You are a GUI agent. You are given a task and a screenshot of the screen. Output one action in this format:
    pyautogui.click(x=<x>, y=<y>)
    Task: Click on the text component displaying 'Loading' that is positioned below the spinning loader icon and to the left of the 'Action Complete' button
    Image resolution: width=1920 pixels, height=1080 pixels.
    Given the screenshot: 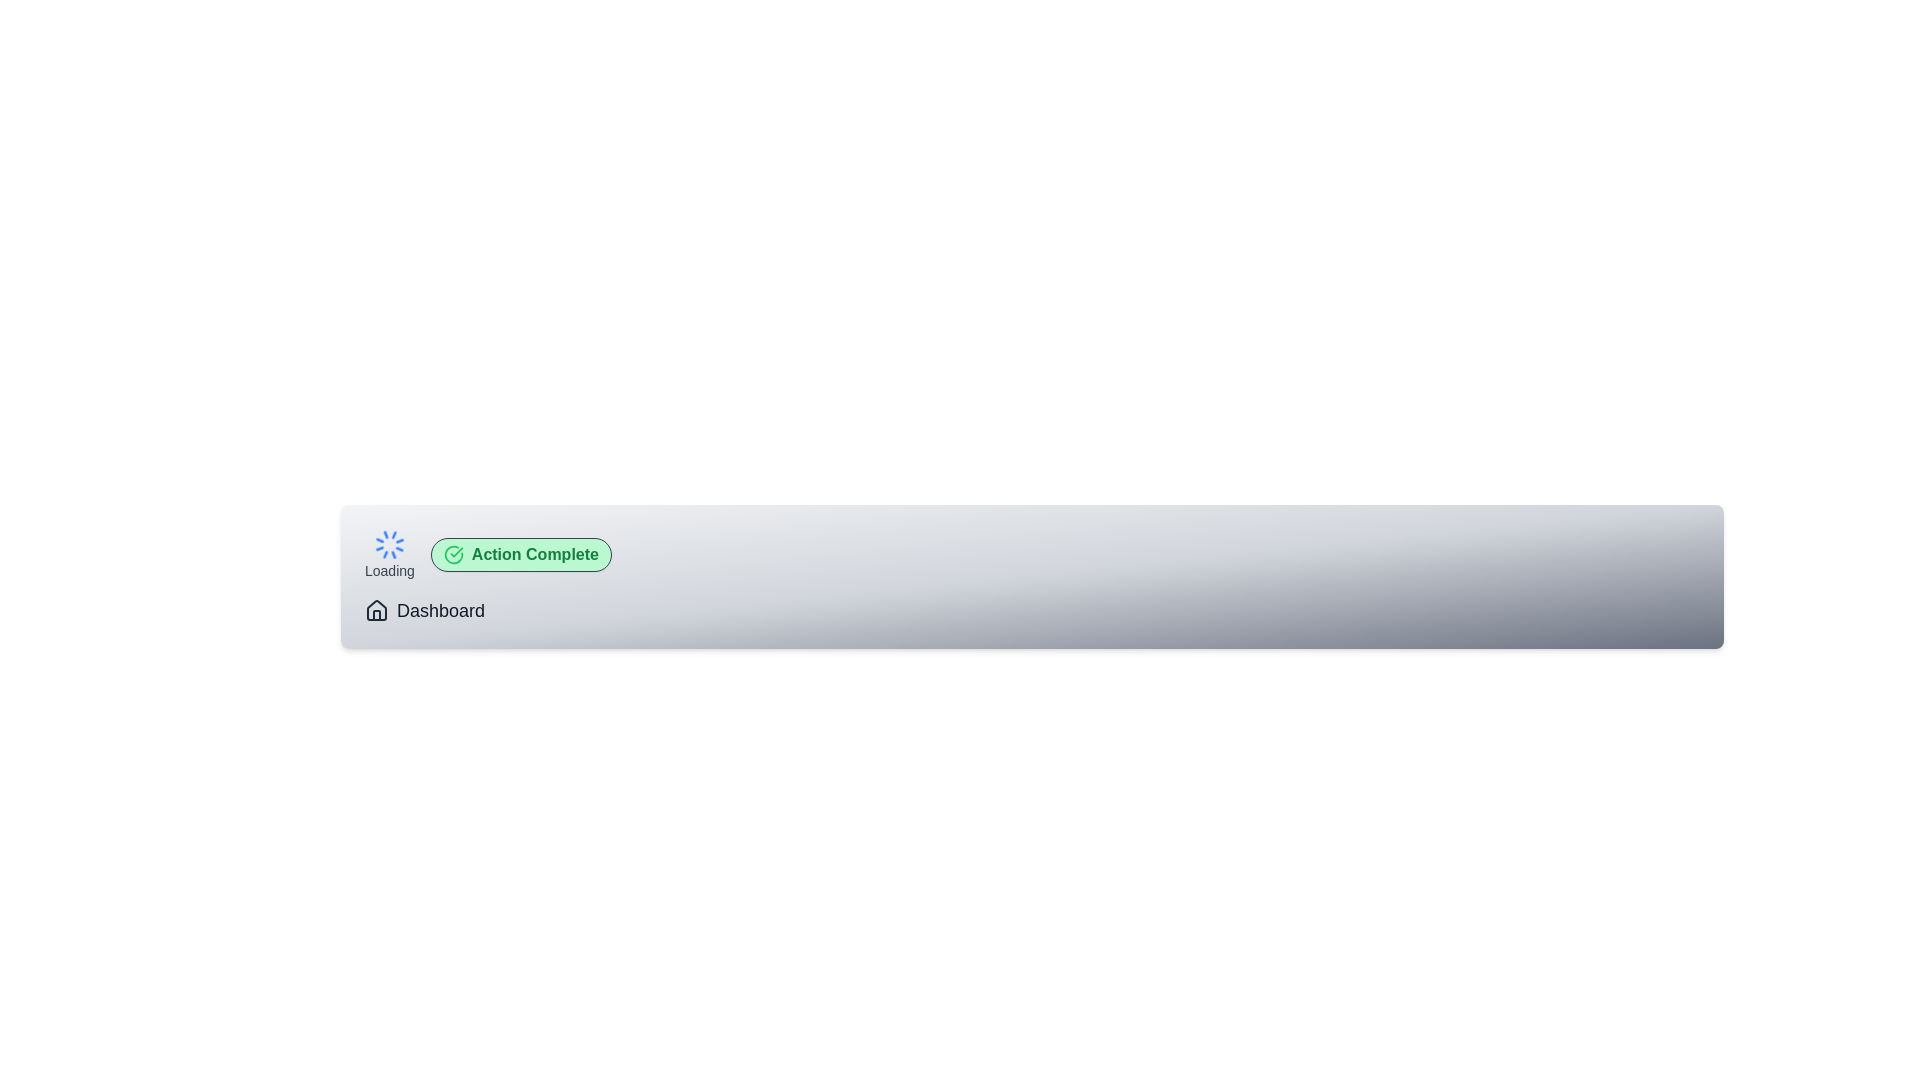 What is the action you would take?
    pyautogui.click(x=389, y=570)
    